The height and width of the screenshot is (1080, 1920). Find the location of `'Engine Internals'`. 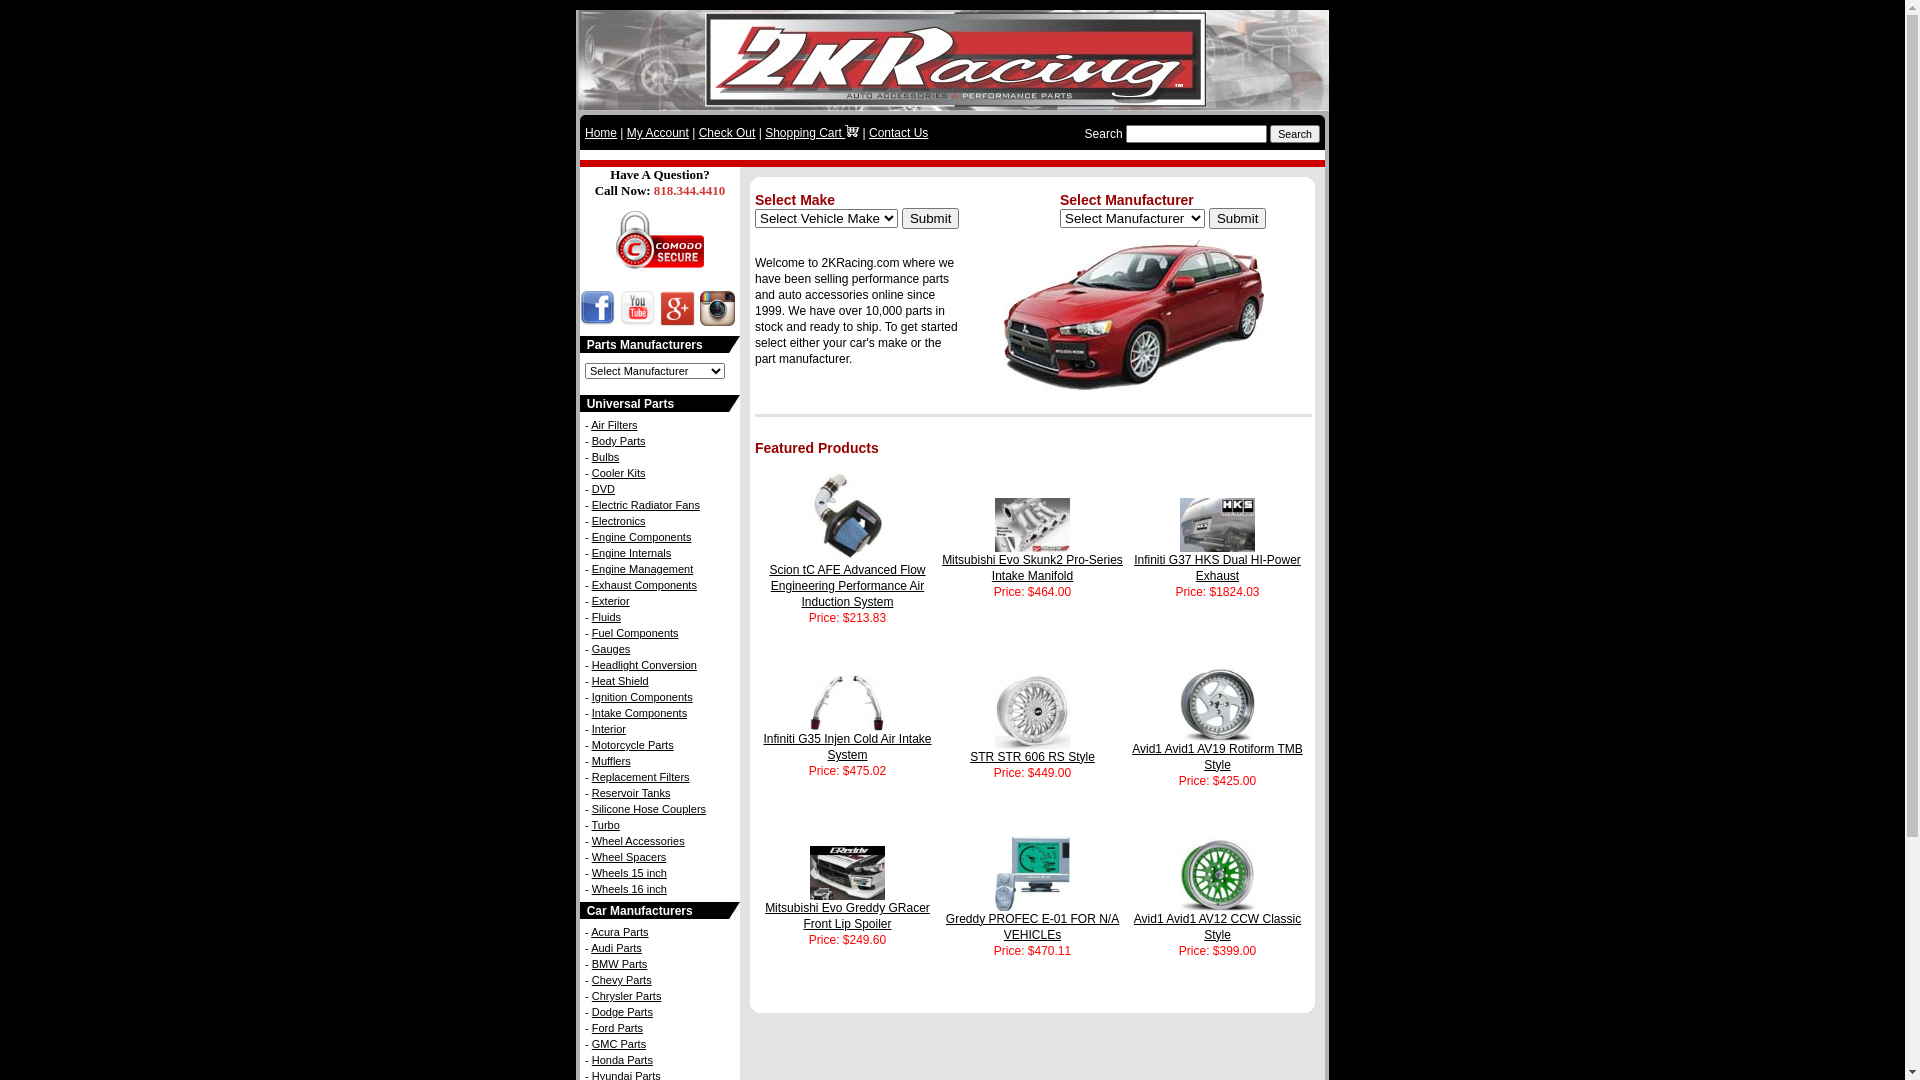

'Engine Internals' is located at coordinates (590, 552).